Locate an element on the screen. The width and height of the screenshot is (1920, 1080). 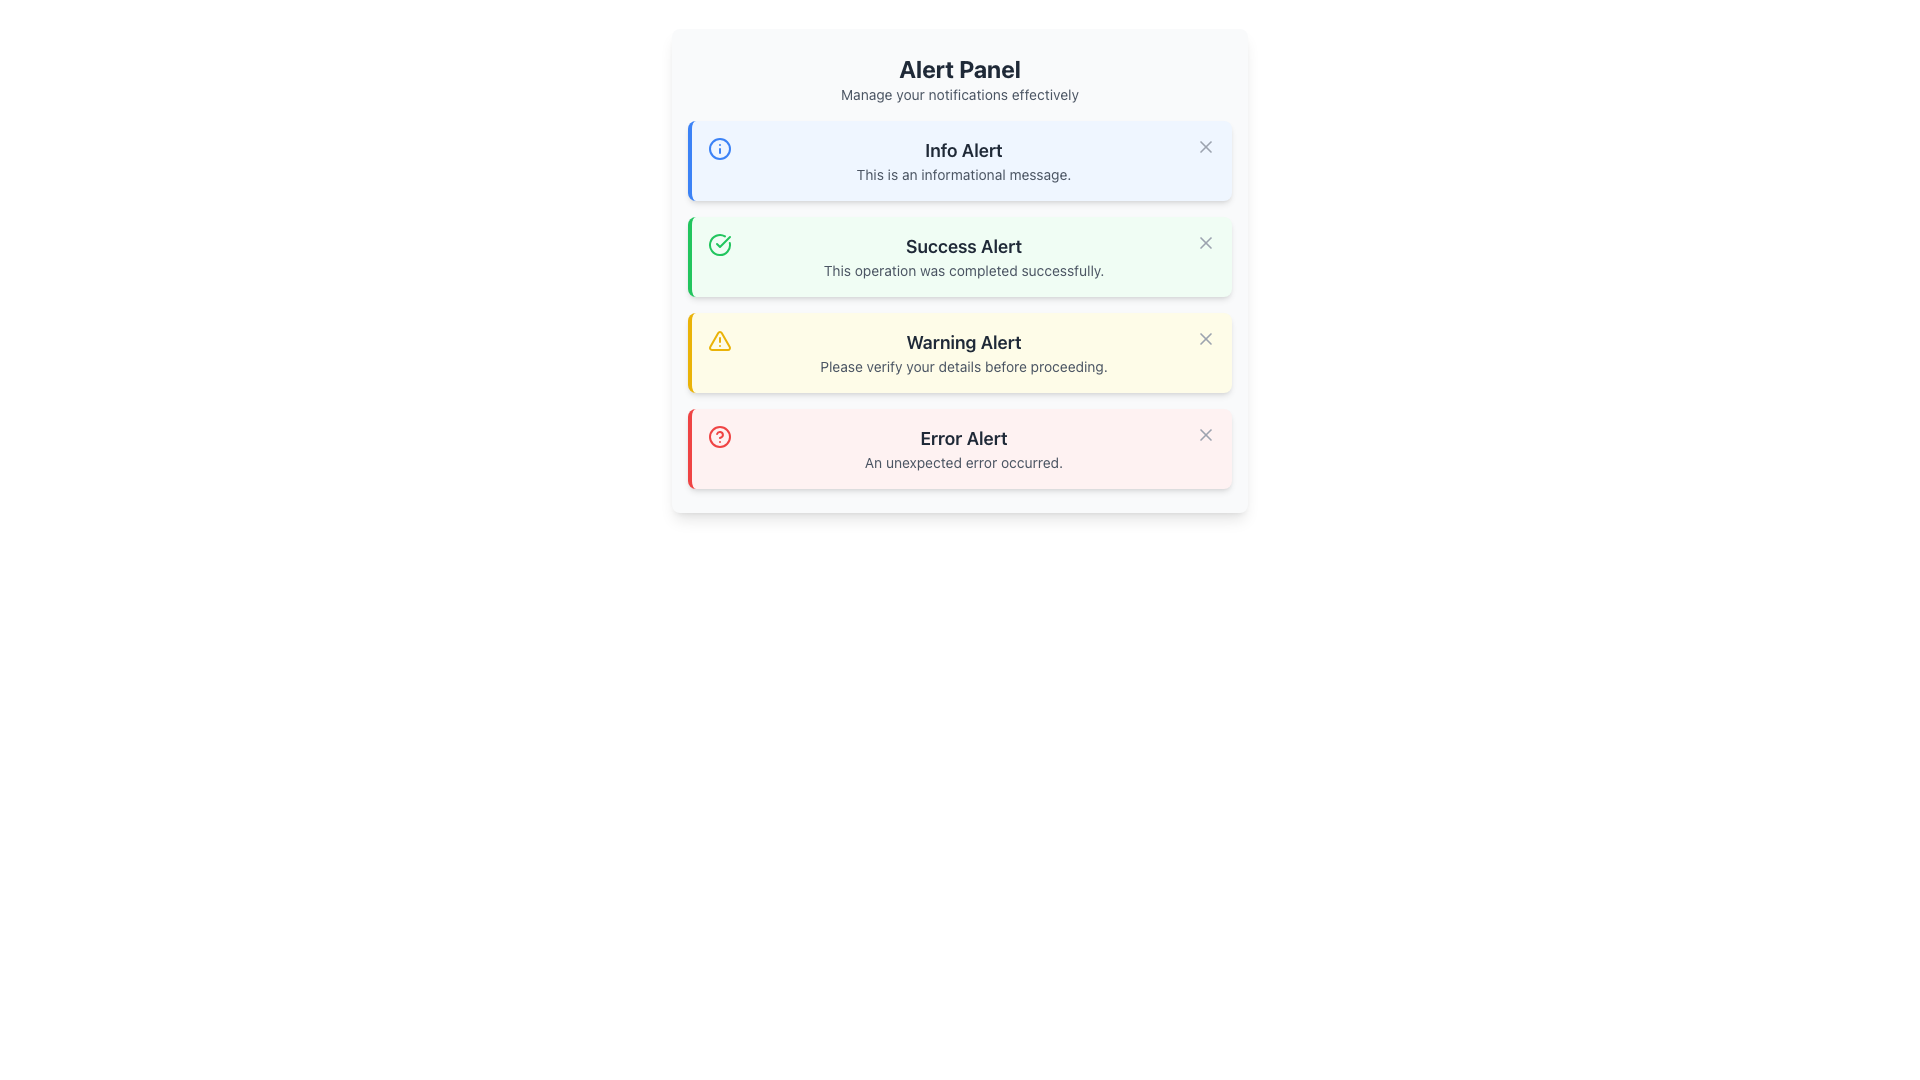
the success confirmation icon located within the 'Success Alert' notification box, positioned towards the left side of its boundary, which indicates that the operation was completed successfully is located at coordinates (720, 244).